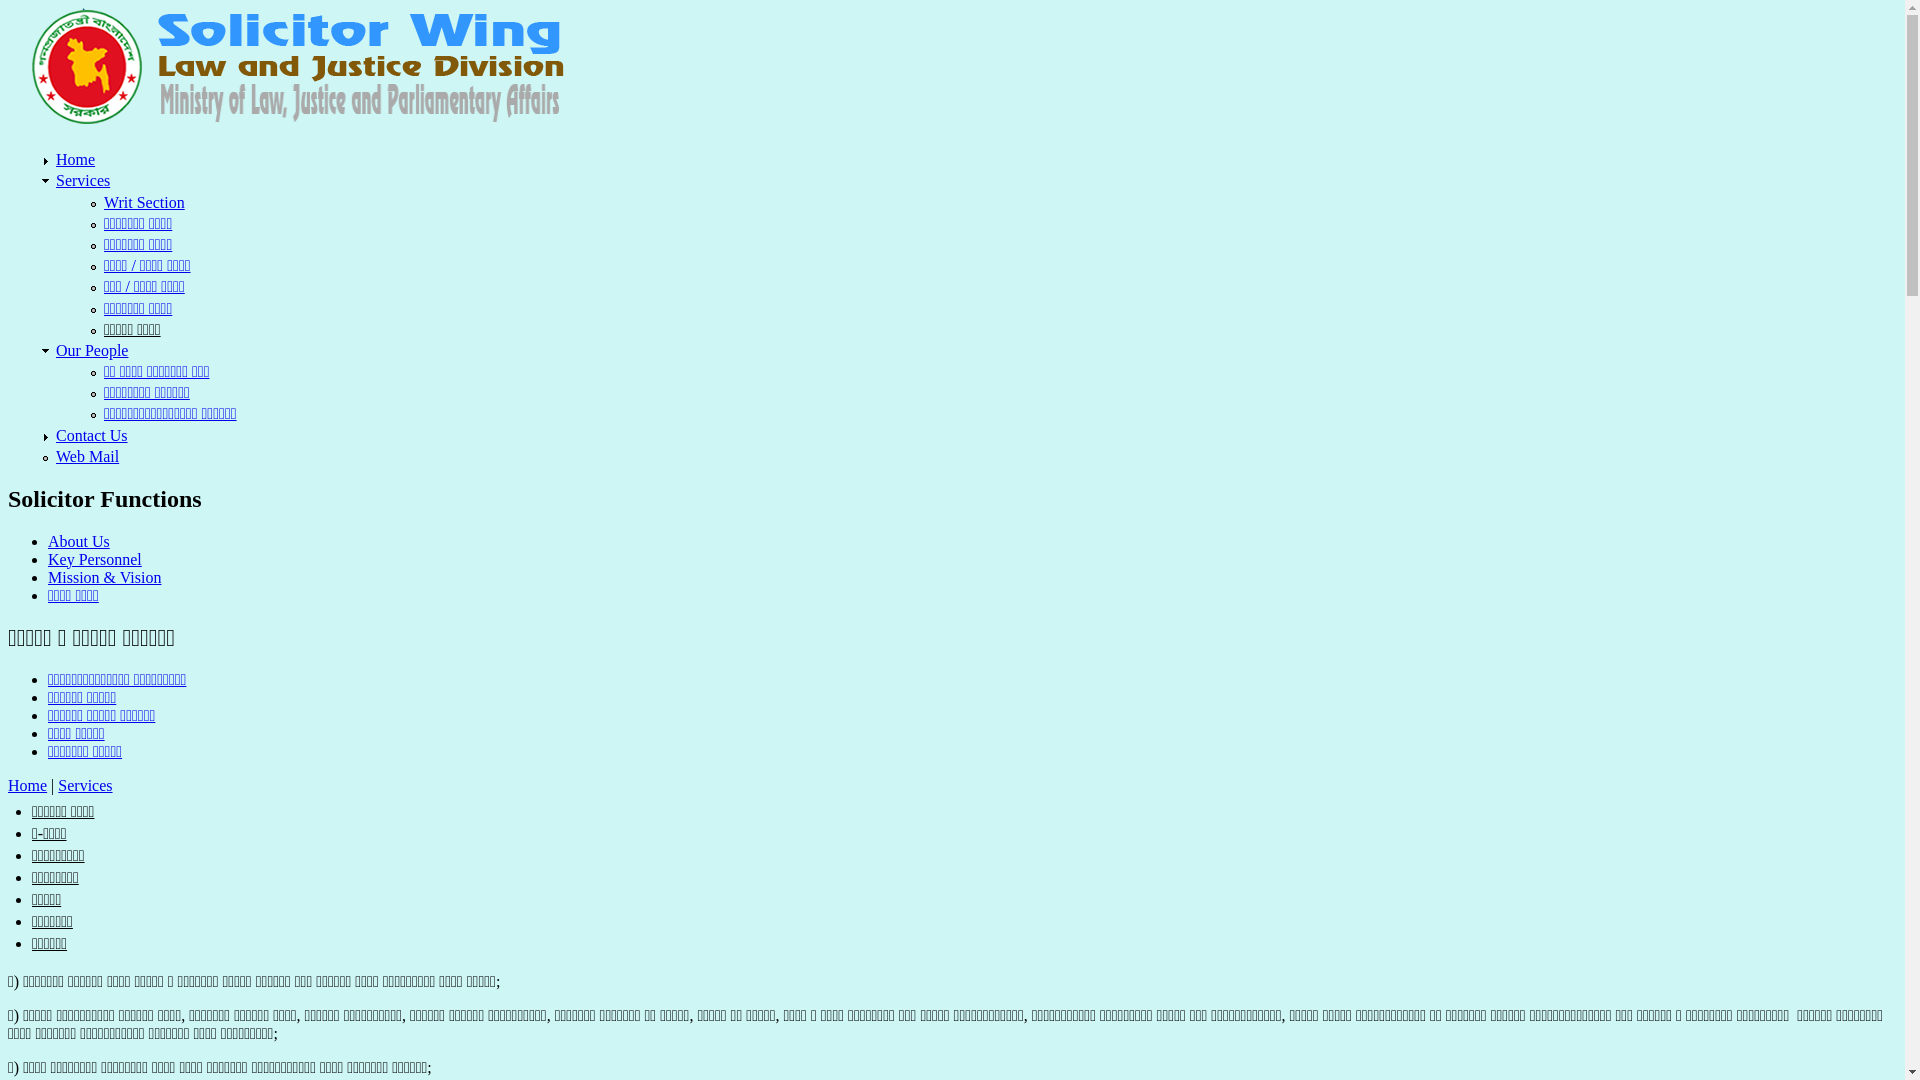  Describe the element at coordinates (78, 541) in the screenshot. I see `'About Us'` at that location.